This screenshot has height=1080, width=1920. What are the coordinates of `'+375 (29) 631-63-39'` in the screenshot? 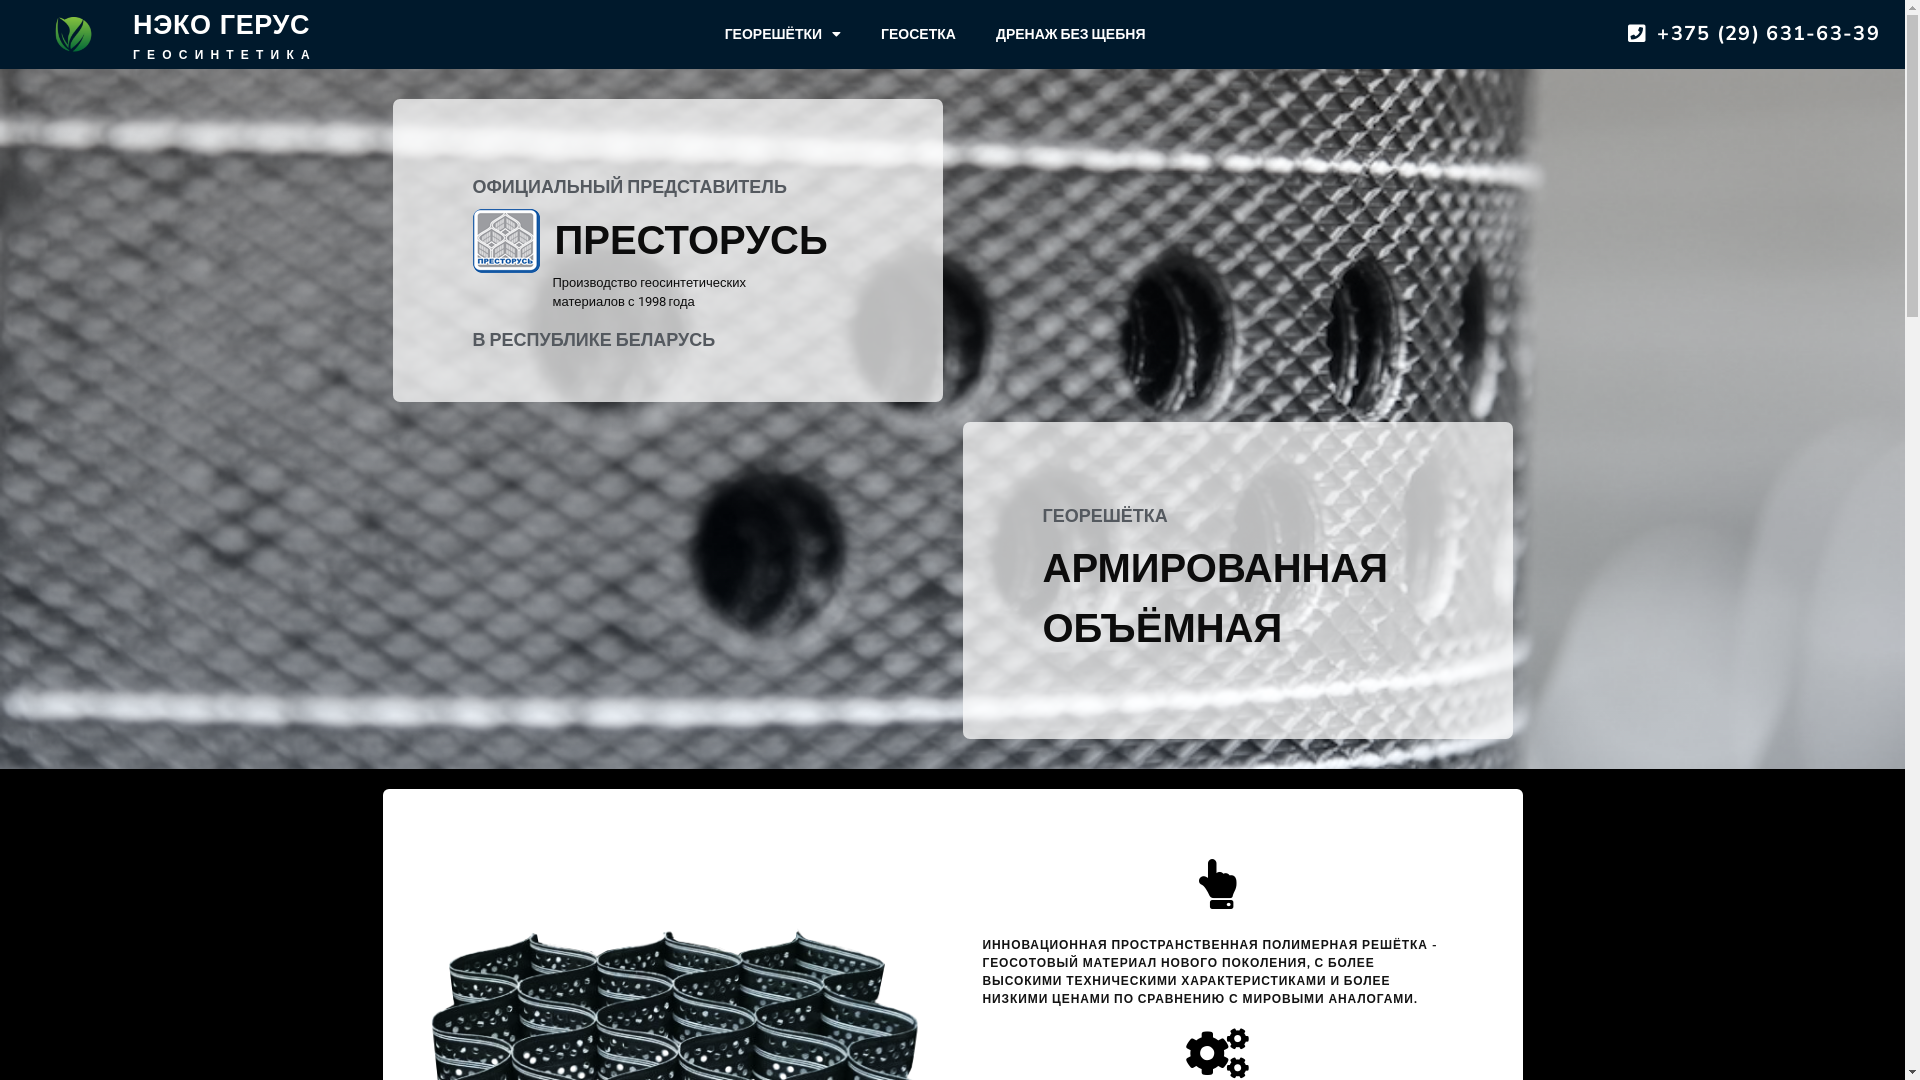 It's located at (1750, 34).